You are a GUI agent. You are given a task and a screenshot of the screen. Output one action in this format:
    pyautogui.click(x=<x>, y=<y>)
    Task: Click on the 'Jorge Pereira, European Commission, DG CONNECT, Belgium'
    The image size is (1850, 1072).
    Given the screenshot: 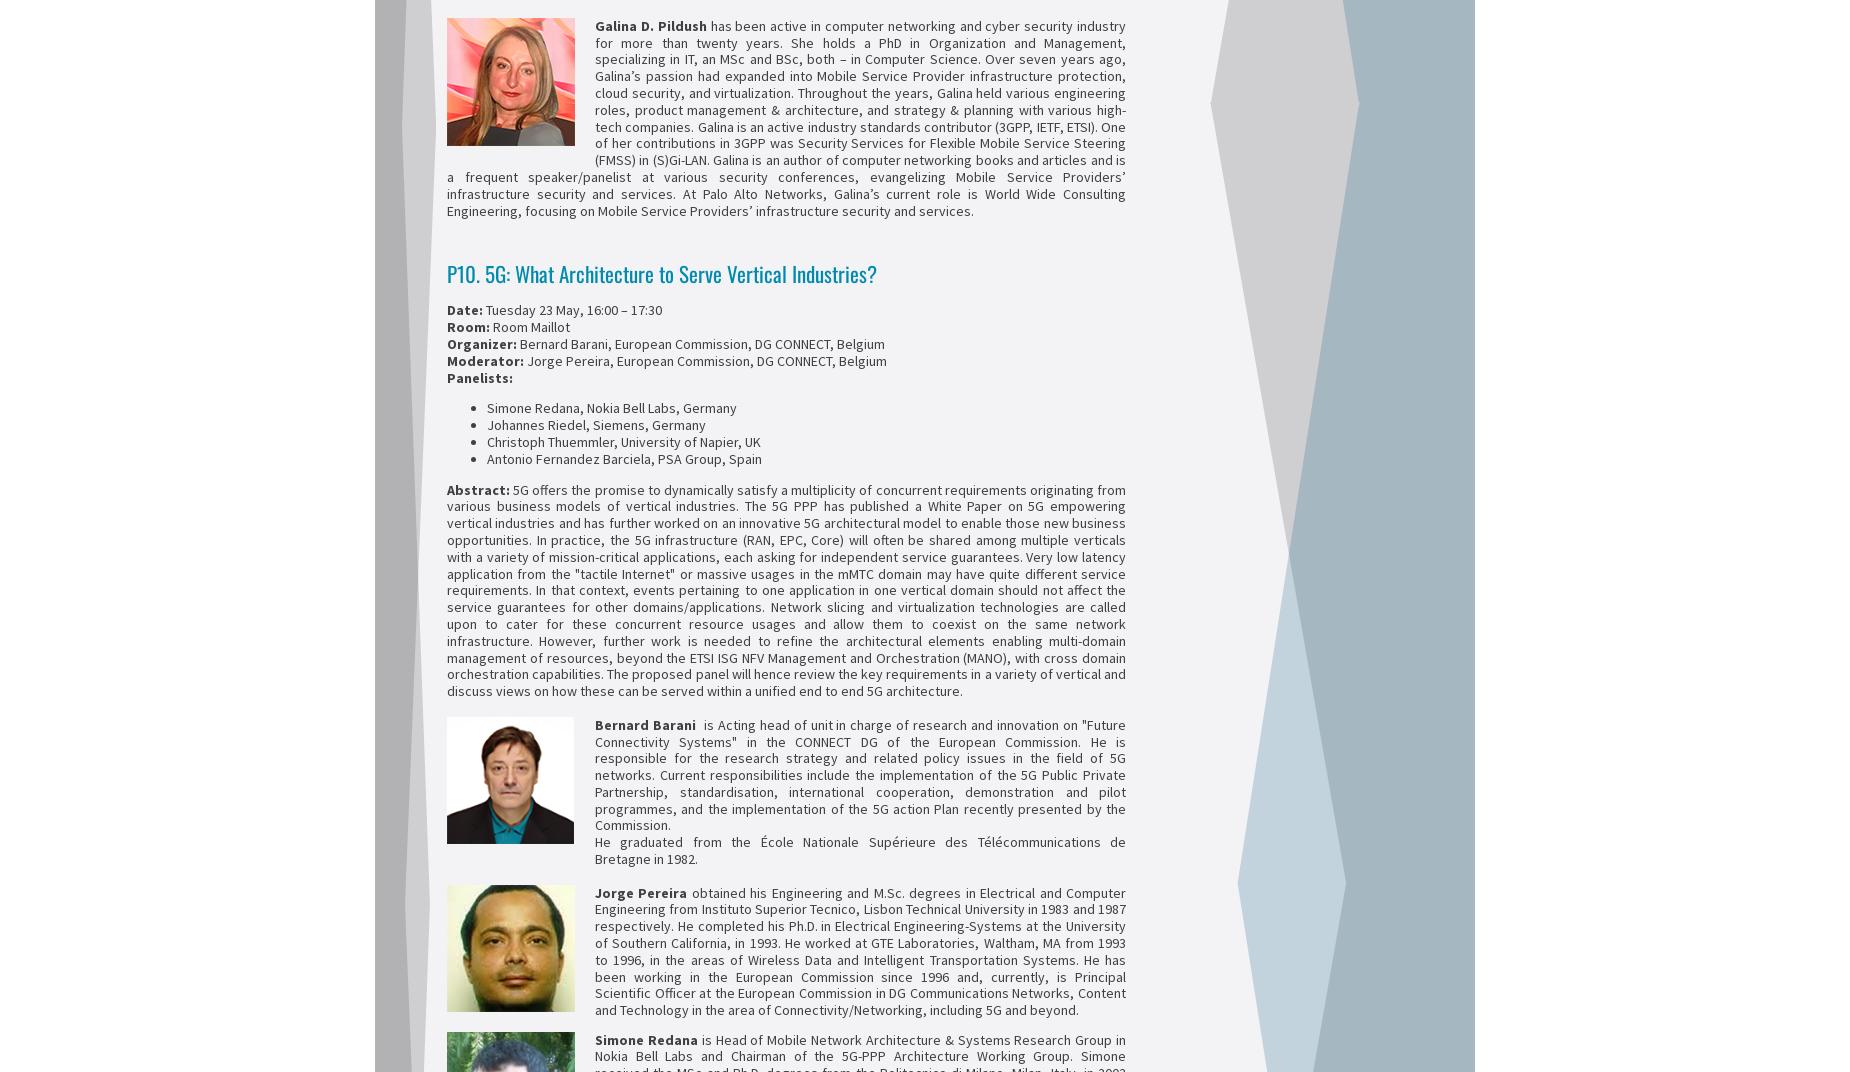 What is the action you would take?
    pyautogui.click(x=523, y=359)
    